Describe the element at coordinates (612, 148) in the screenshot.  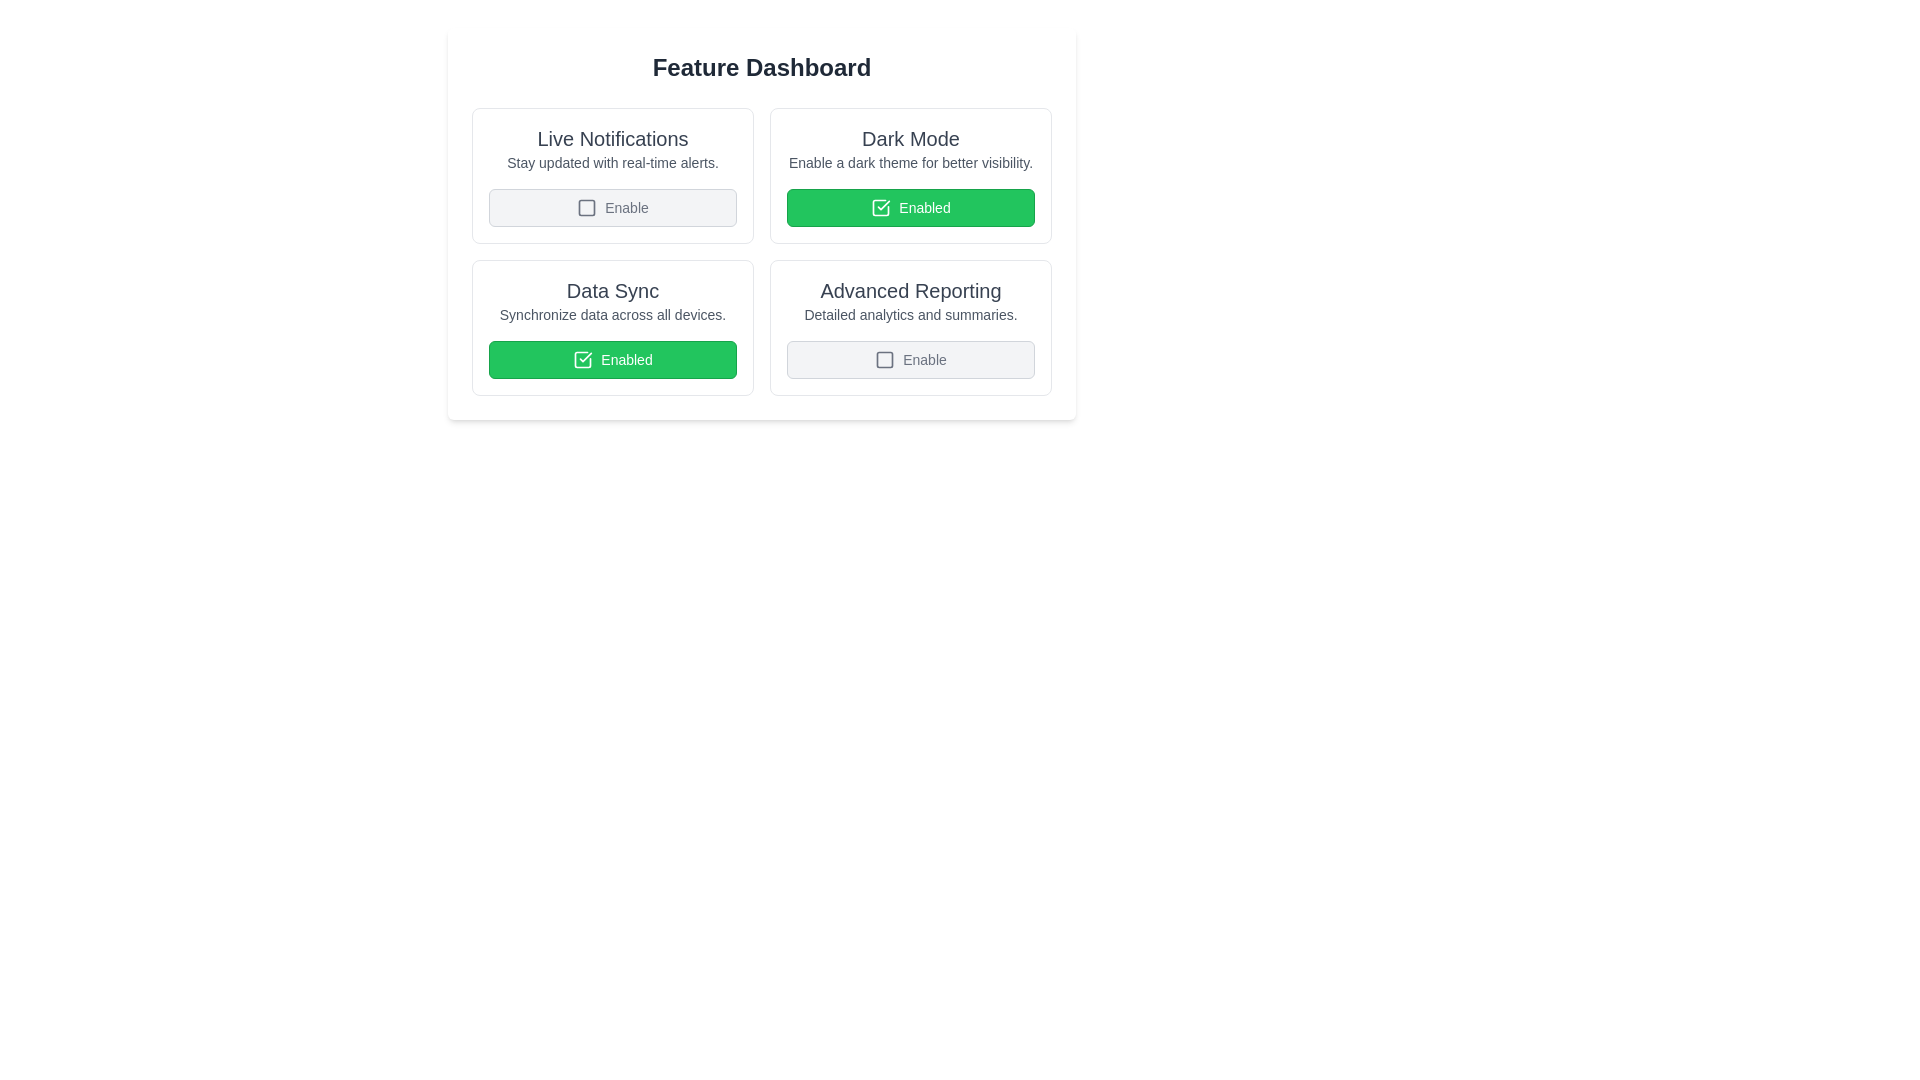
I see `the textual component titled 'Live Notifications' which is prominently displayed in larger bold text and is located in the top-left card of the 'Feature Dashboard', situated above the 'Enable' button` at that location.